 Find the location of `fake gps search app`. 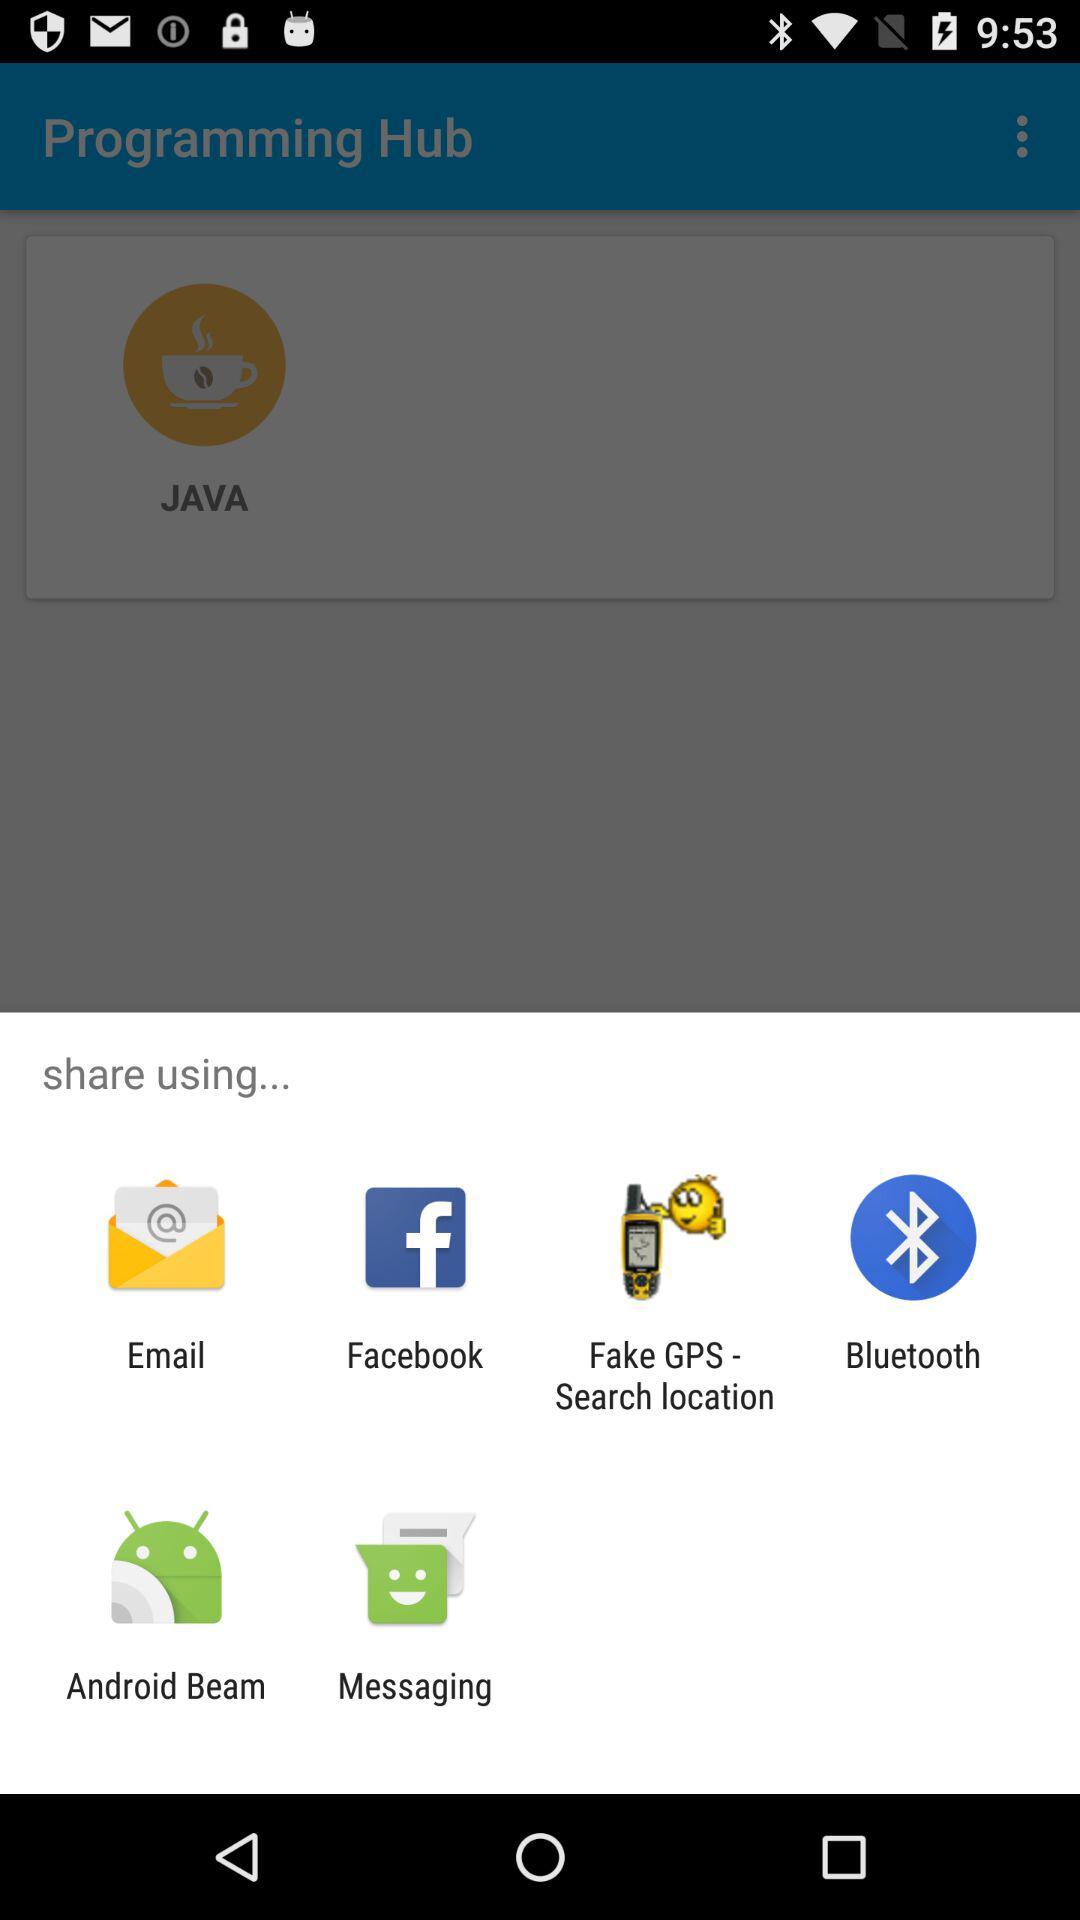

fake gps search app is located at coordinates (664, 1374).